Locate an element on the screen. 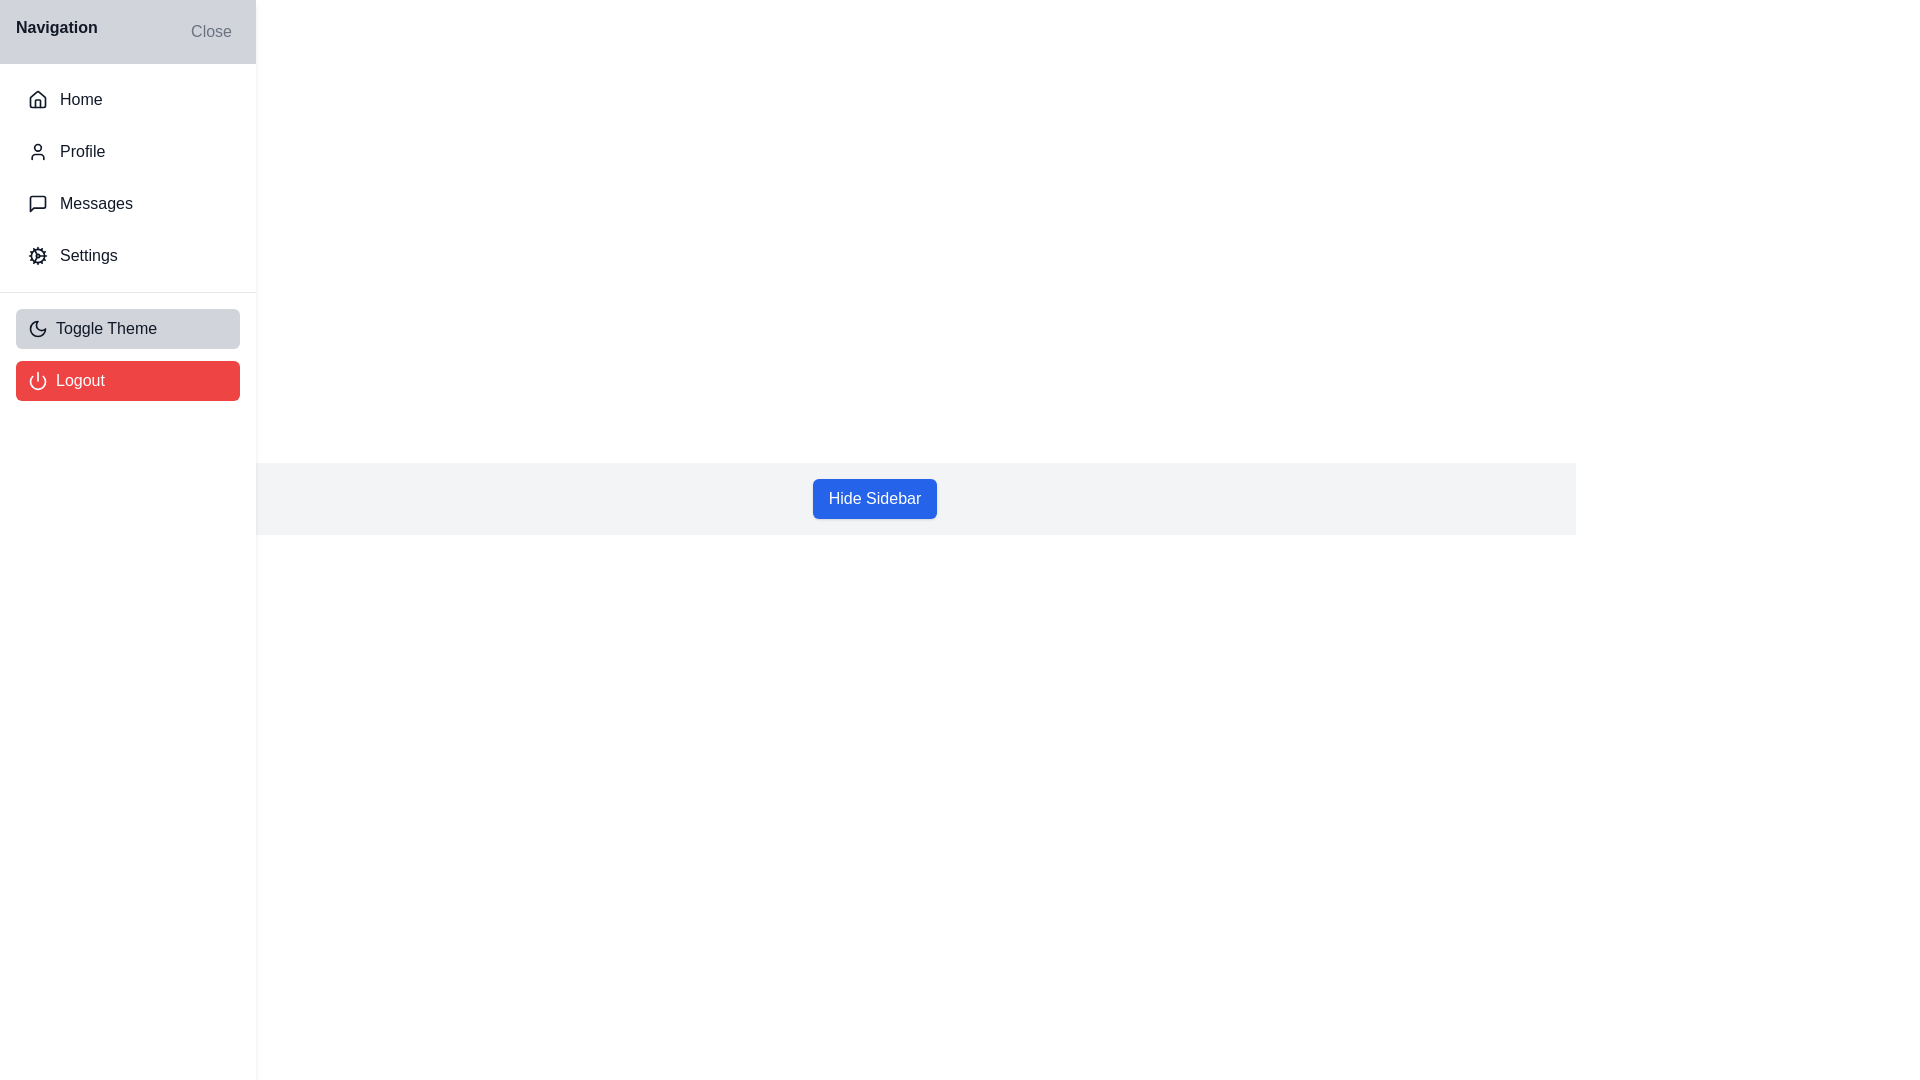 This screenshot has height=1080, width=1920. the 'Home' navigation icon located at the top of the sidebar menu is located at coordinates (38, 99).